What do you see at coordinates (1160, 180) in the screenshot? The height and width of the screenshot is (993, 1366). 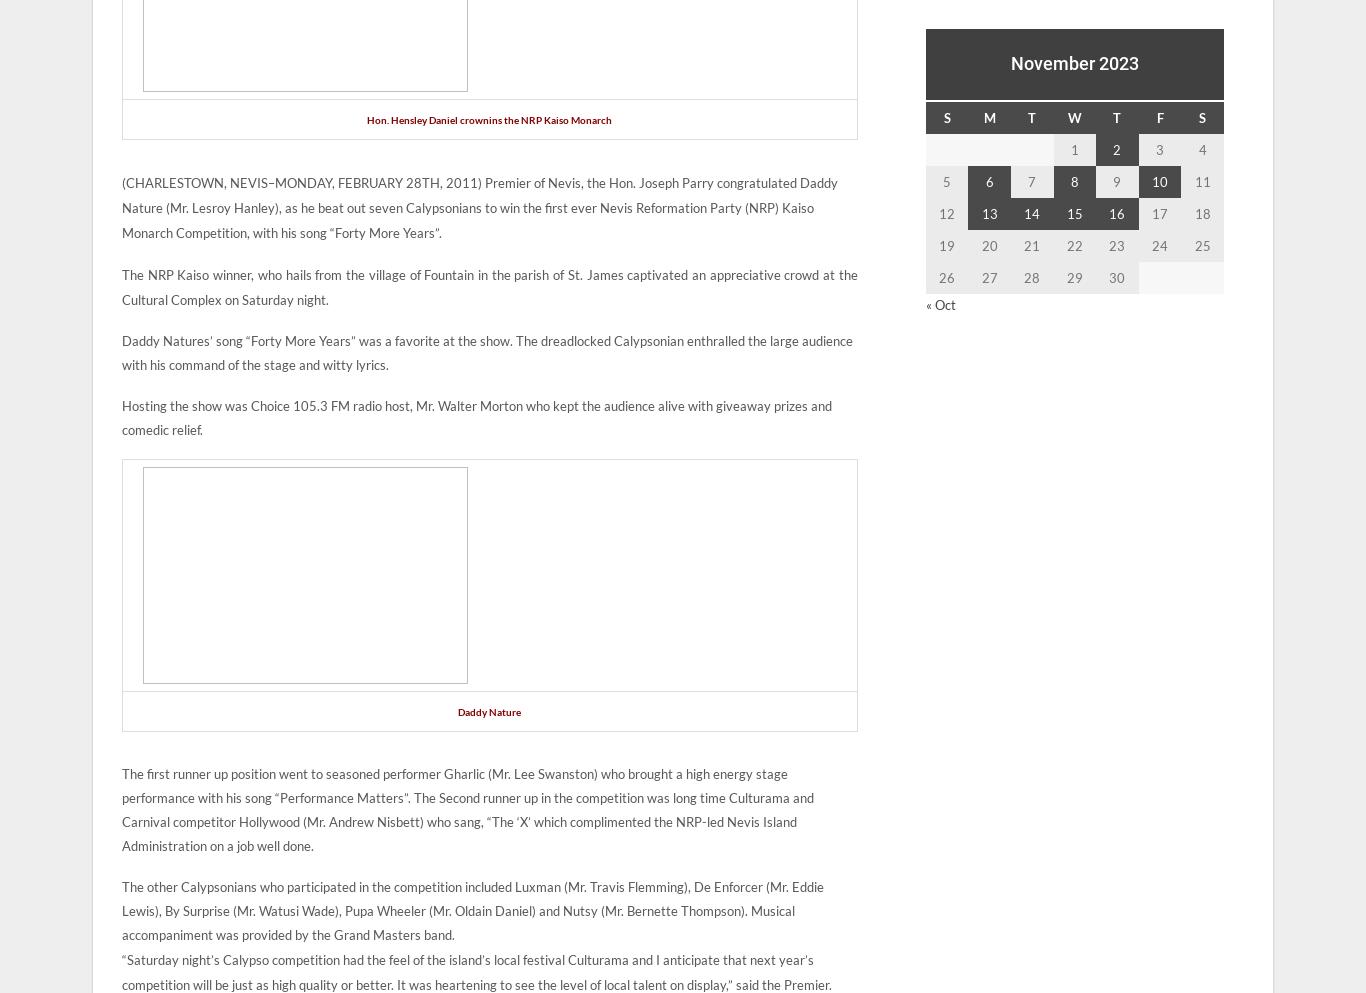 I see `'10'` at bounding box center [1160, 180].